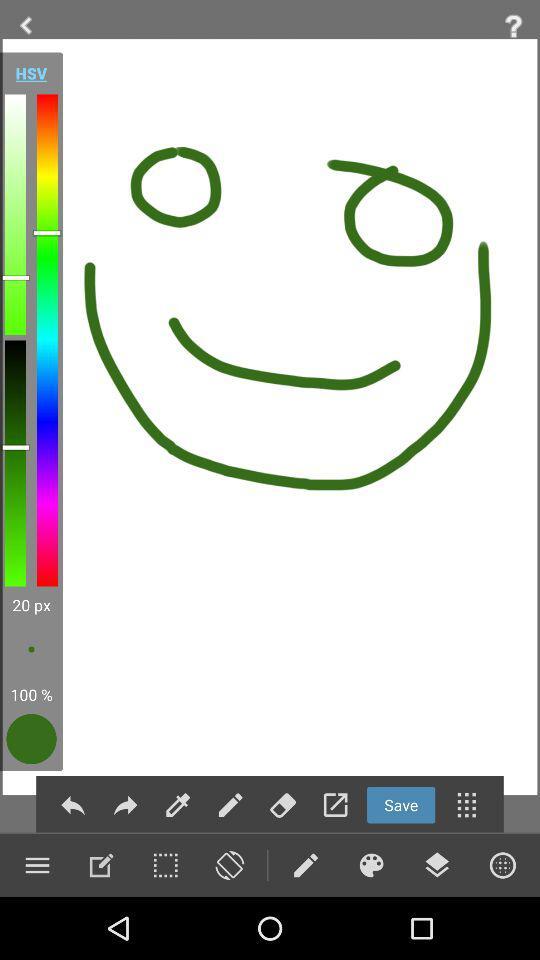 Image resolution: width=540 pixels, height=960 pixels. I want to click on fullscreen, so click(335, 805).